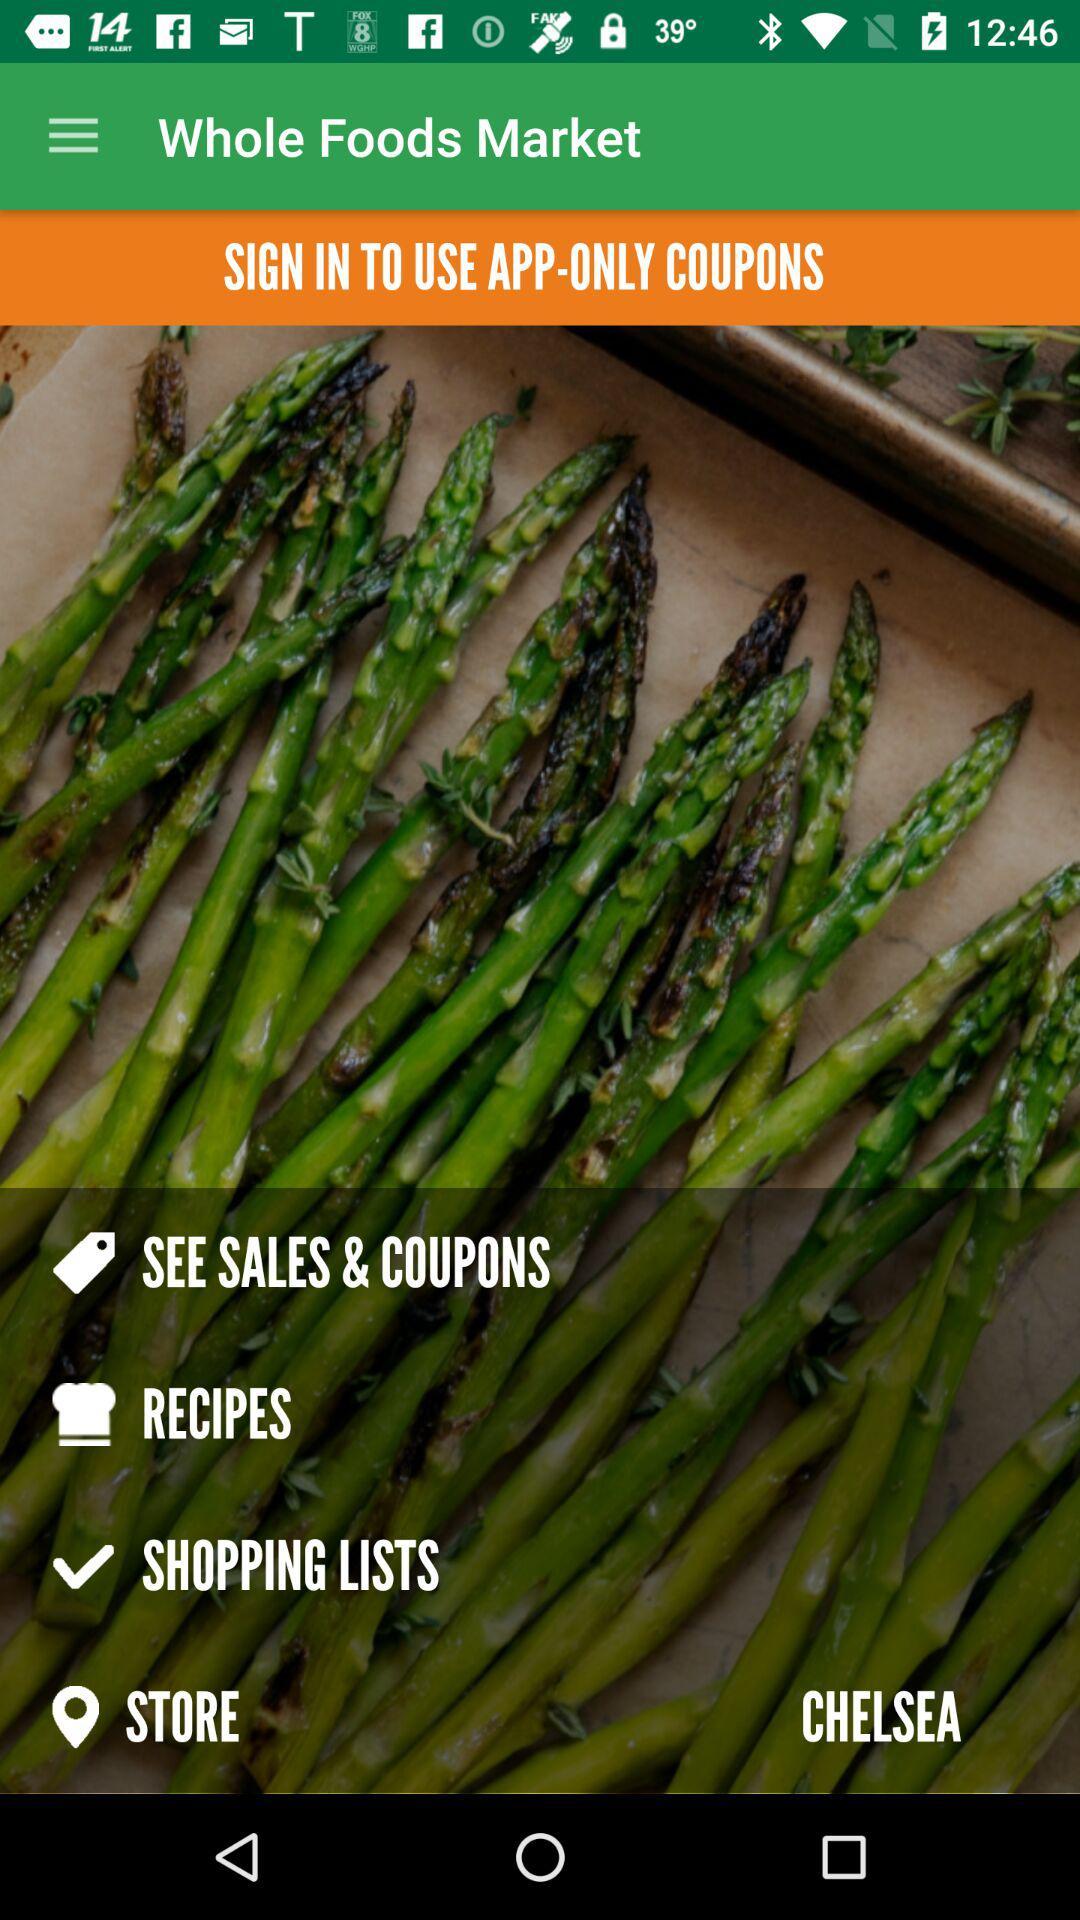  What do you see at coordinates (72, 135) in the screenshot?
I see `item to the left of whole foods market icon` at bounding box center [72, 135].